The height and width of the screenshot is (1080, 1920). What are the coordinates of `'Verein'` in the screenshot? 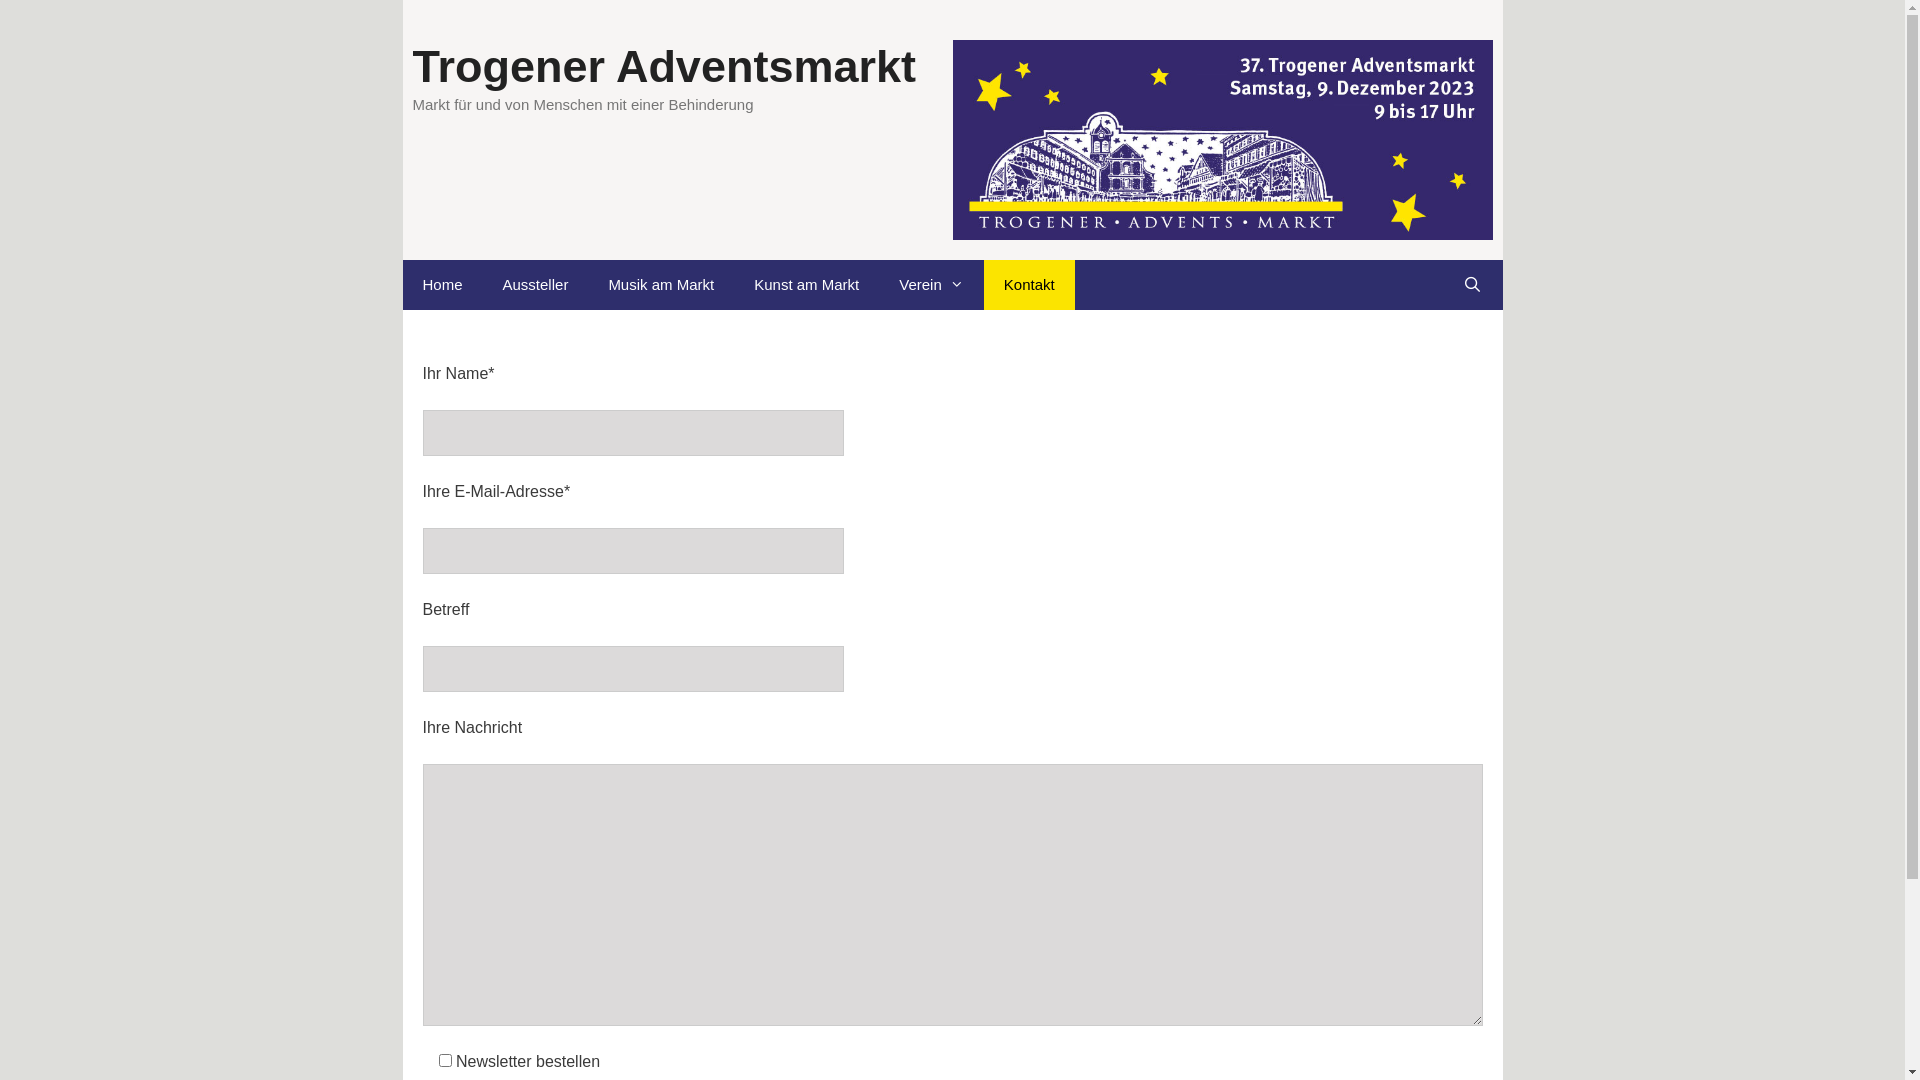 It's located at (878, 285).